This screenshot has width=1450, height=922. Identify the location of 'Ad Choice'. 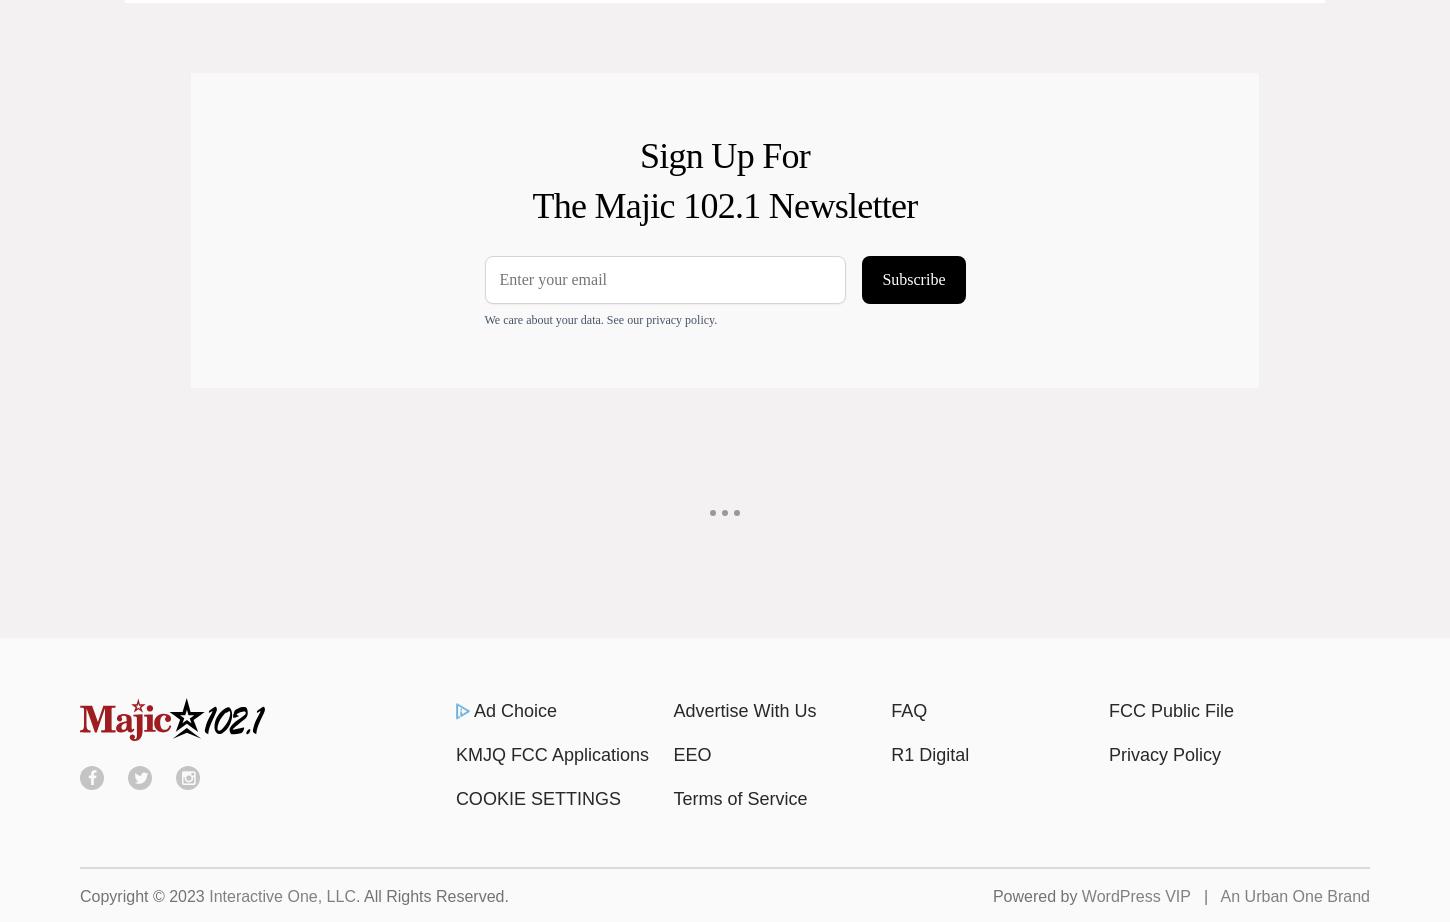
(514, 709).